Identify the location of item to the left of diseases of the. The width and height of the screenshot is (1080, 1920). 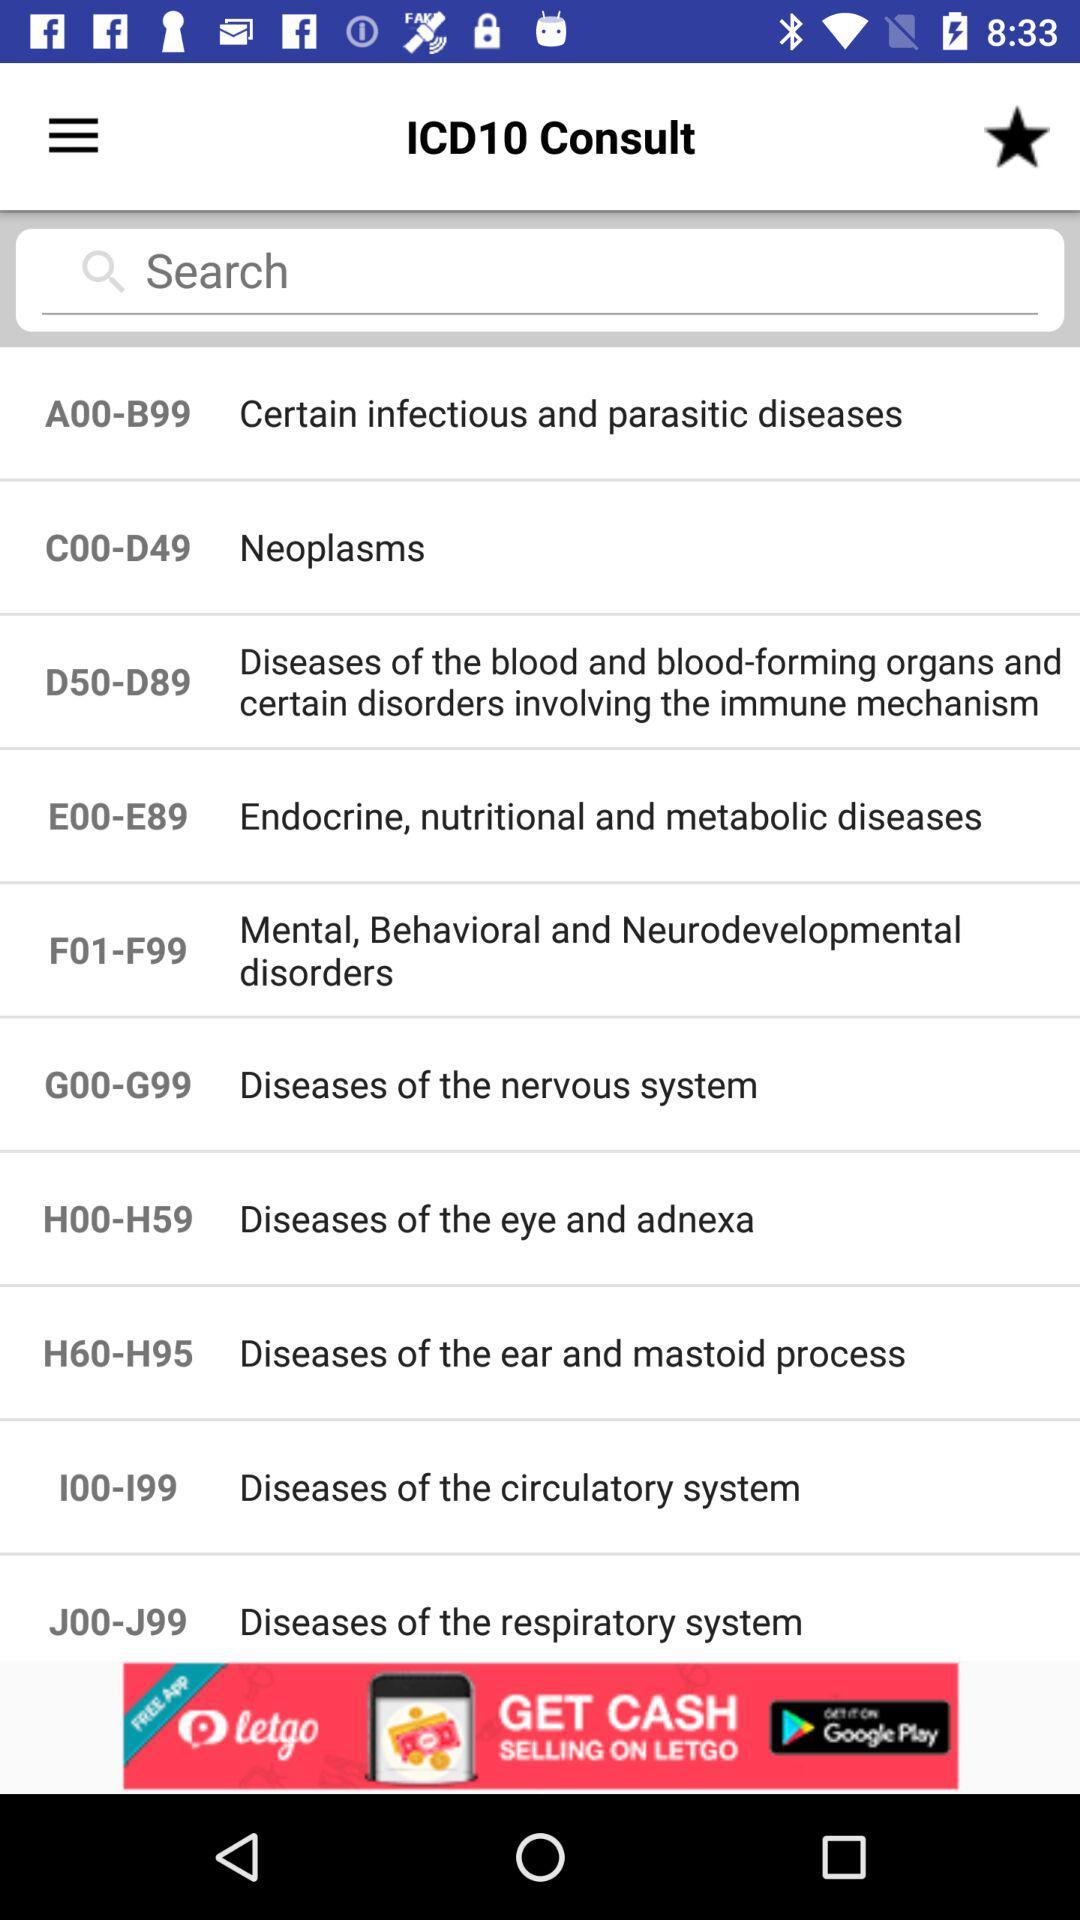
(118, 1217).